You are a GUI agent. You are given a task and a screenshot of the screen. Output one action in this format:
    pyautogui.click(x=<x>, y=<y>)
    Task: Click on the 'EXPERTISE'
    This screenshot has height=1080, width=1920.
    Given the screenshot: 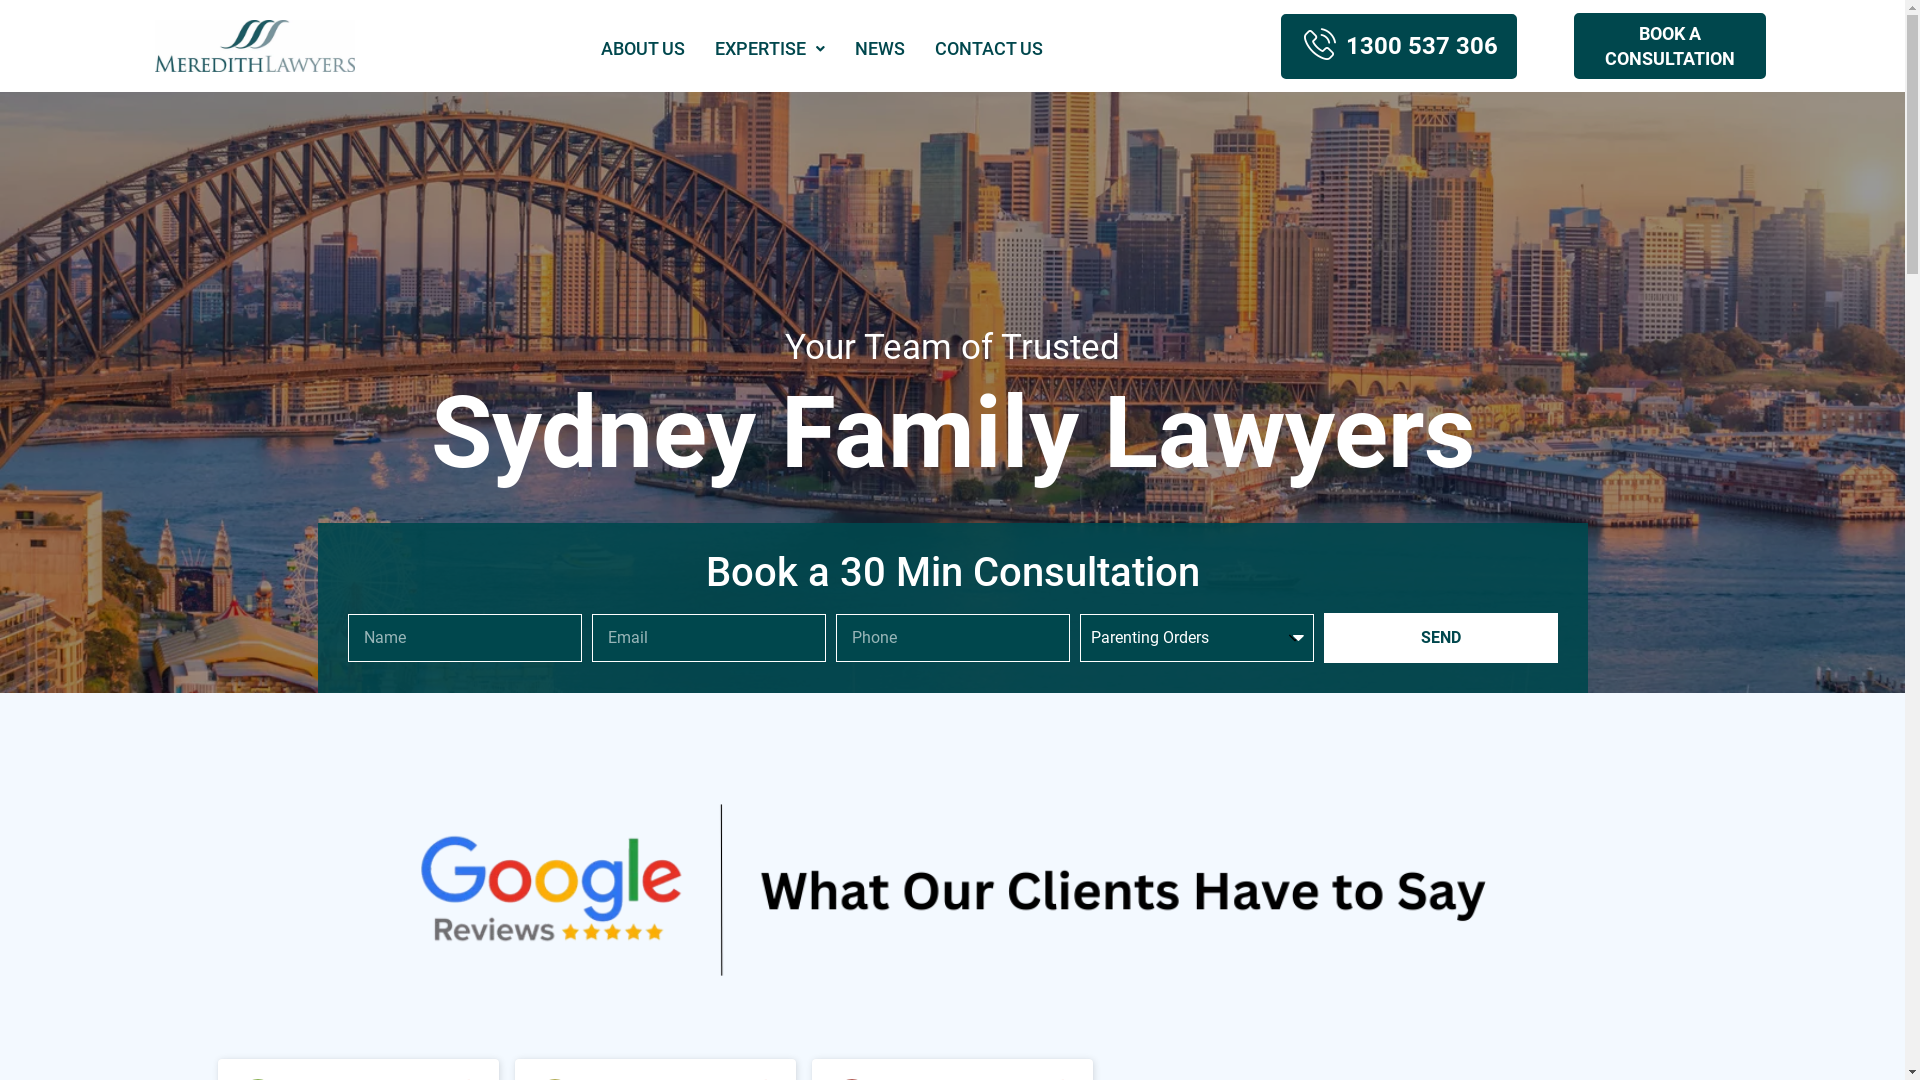 What is the action you would take?
    pyautogui.click(x=768, y=48)
    